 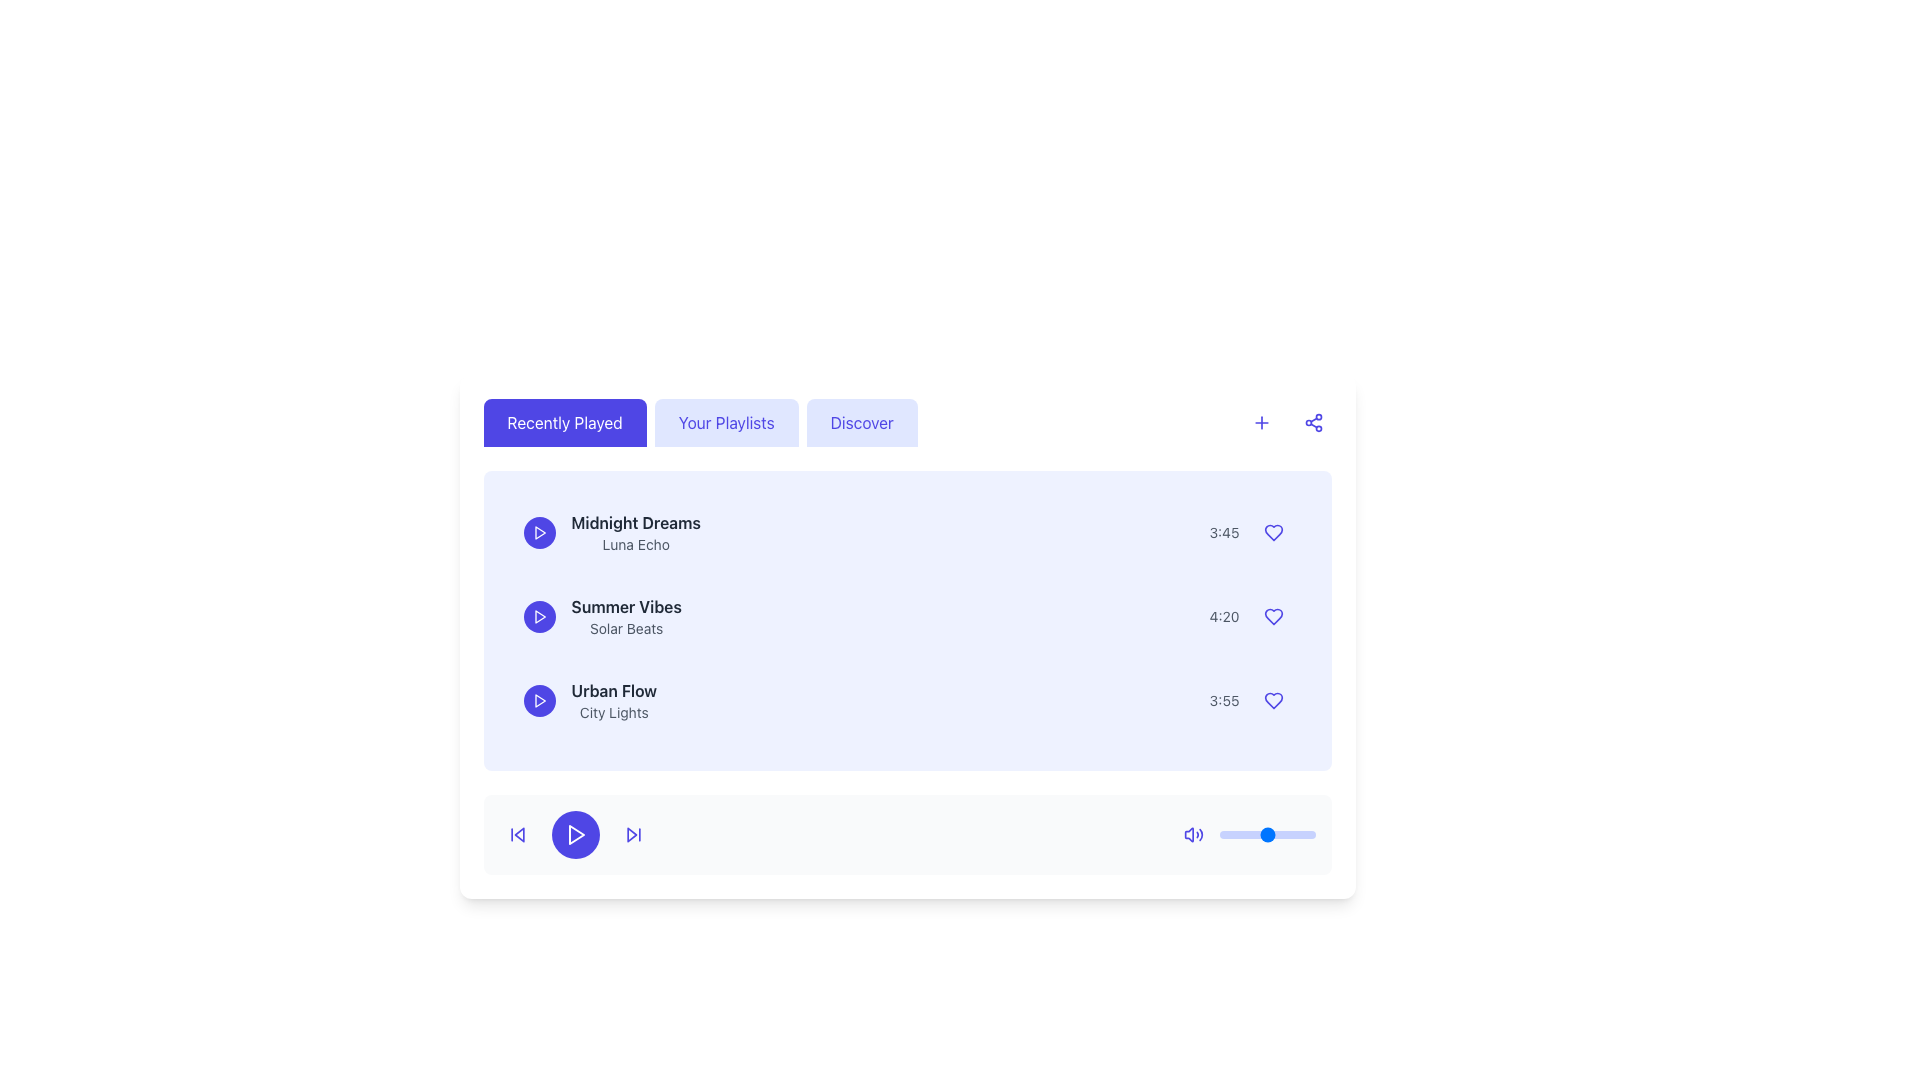 I want to click on the circular button with a heart-shaped icon located in the 'Recently Played' section, which changes to indigo on hover, so click(x=1272, y=616).